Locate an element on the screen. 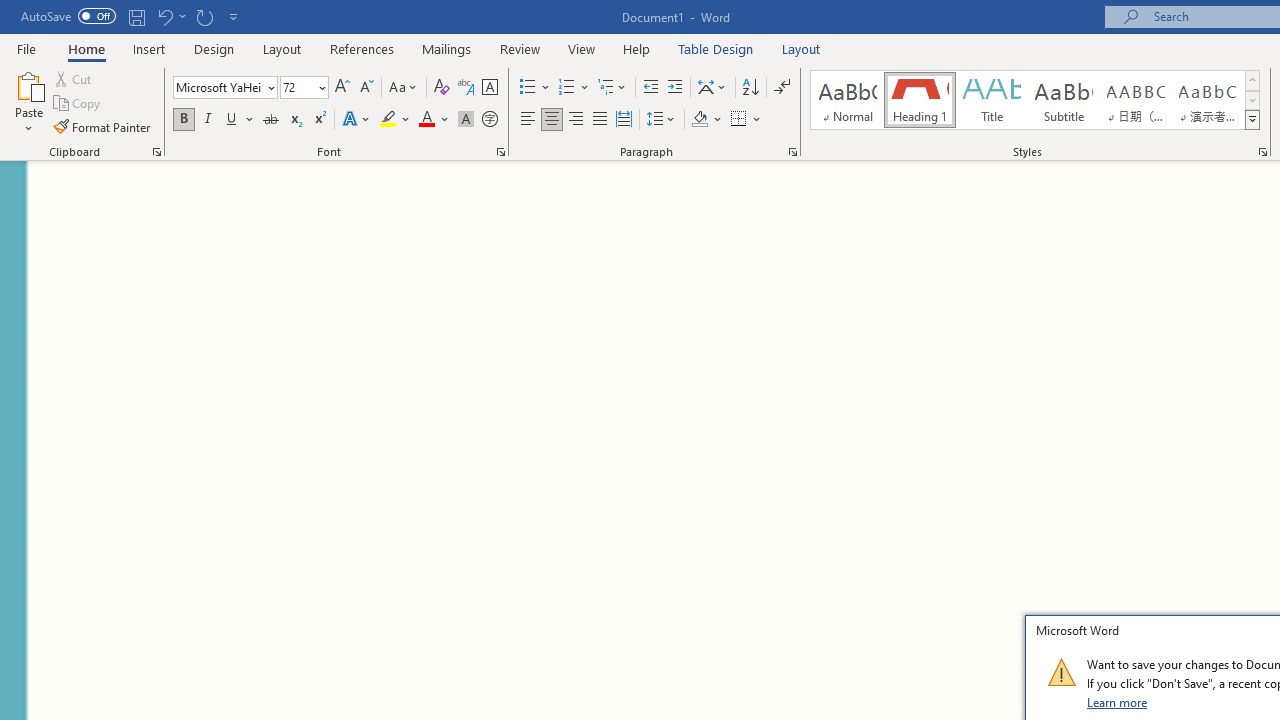 This screenshot has height=720, width=1280. 'Grow Font' is located at coordinates (342, 86).